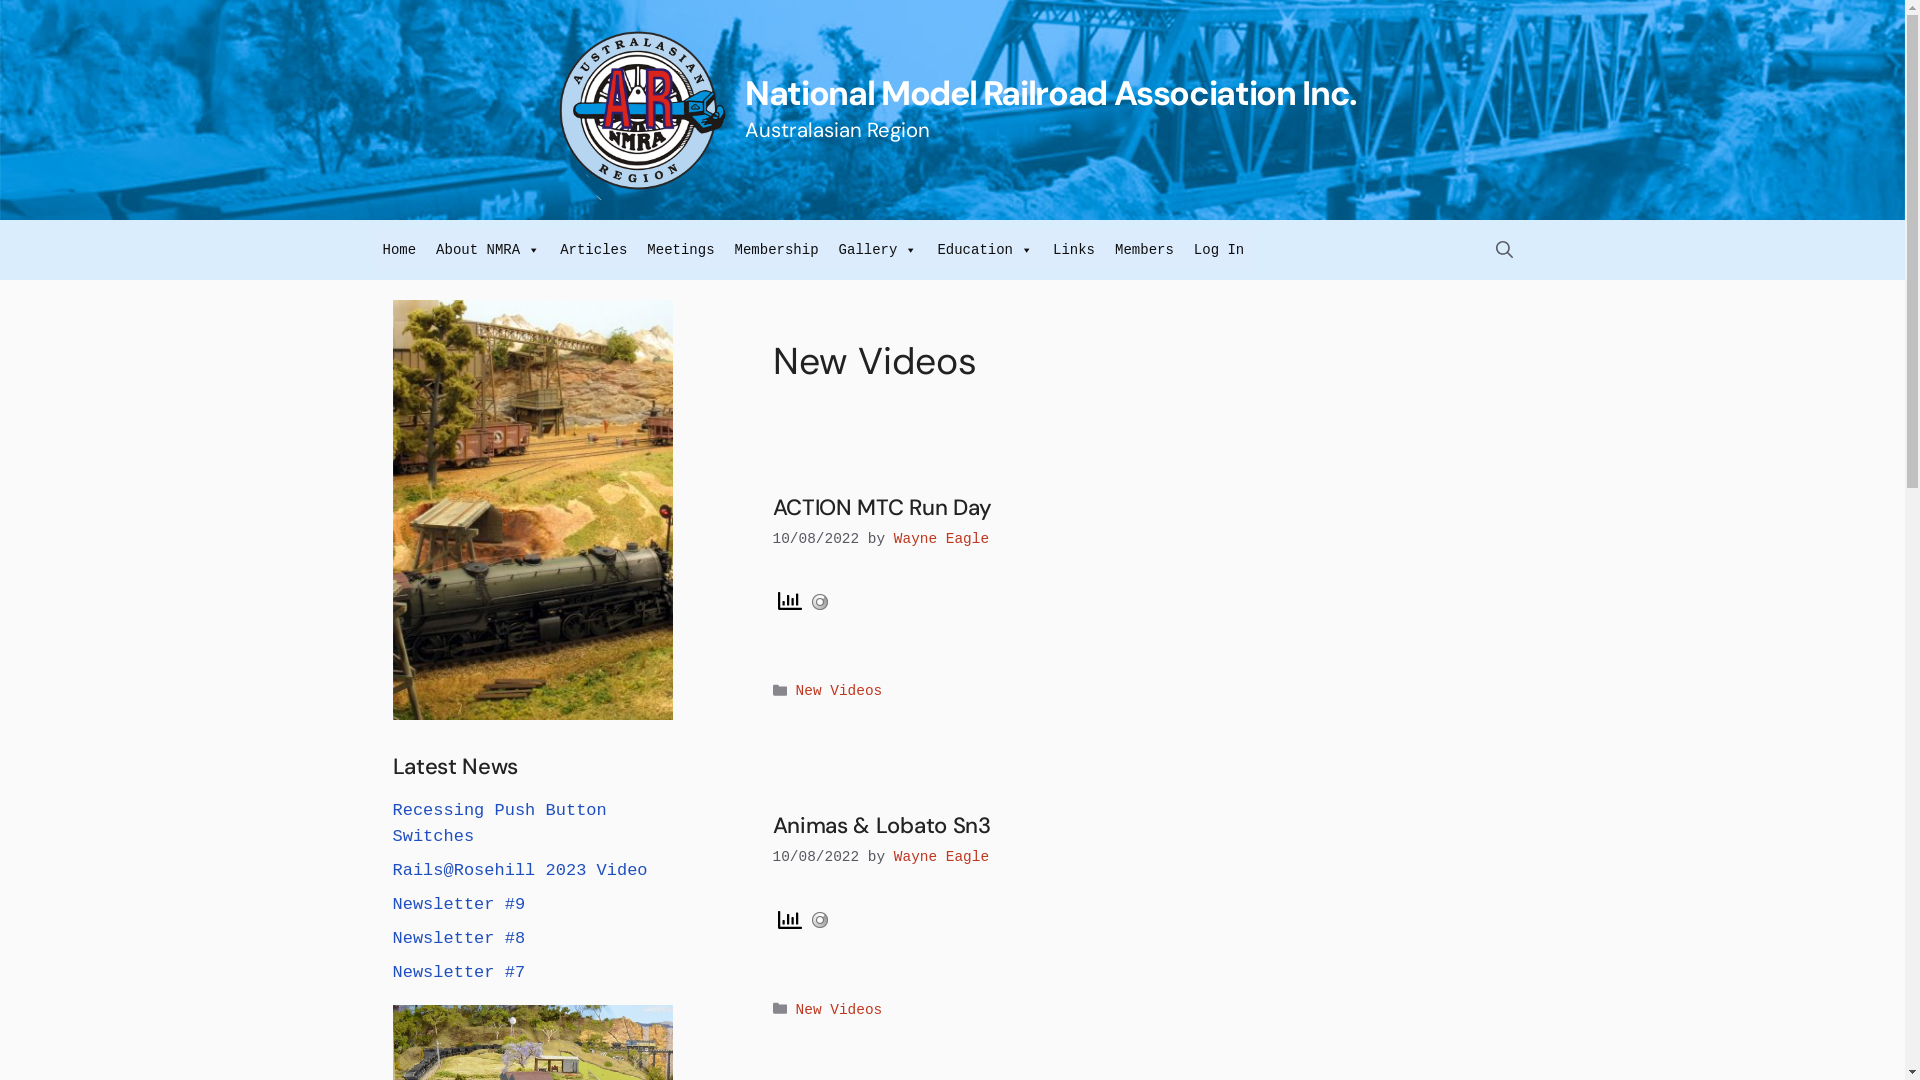 The image size is (1920, 1080). What do you see at coordinates (1073, 249) in the screenshot?
I see `'Links'` at bounding box center [1073, 249].